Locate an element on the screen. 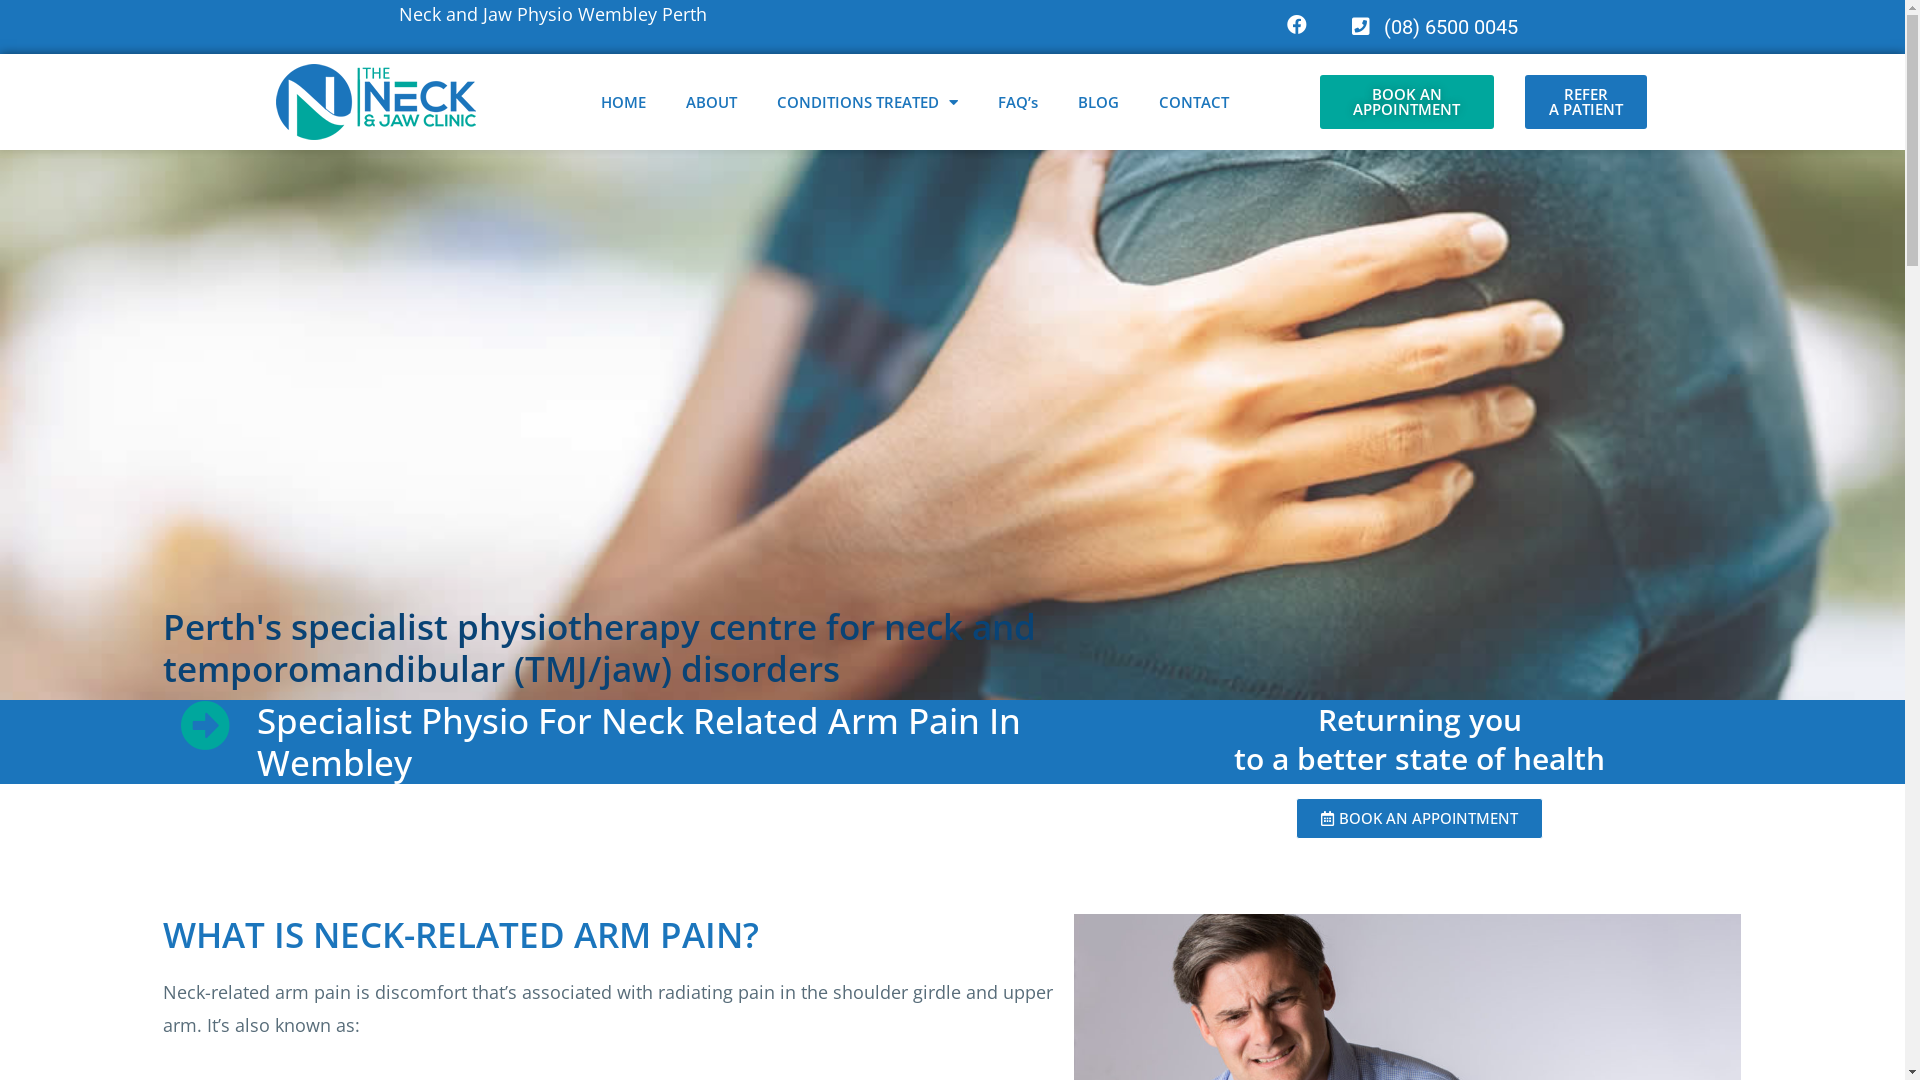  '(08) 6500 0045' is located at coordinates (1328, 27).